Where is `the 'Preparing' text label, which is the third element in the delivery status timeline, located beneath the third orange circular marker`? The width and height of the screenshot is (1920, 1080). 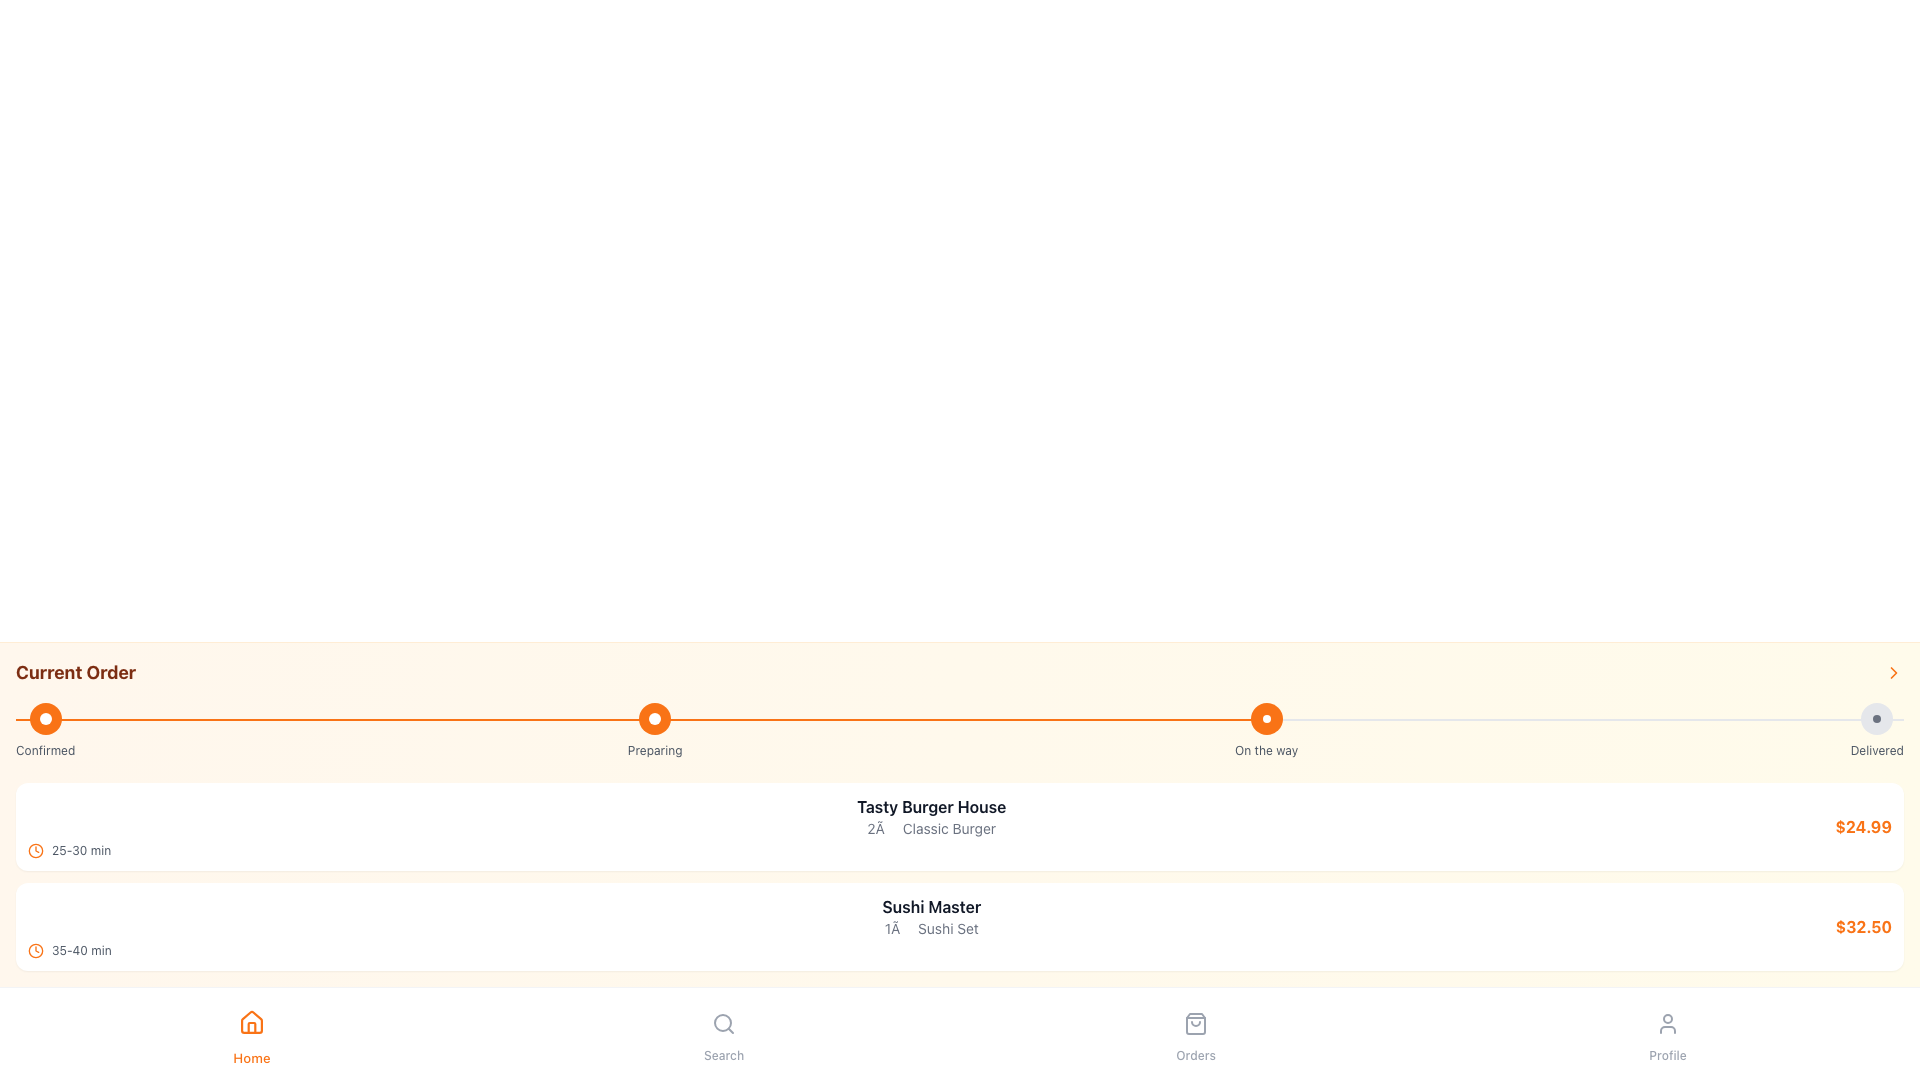 the 'Preparing' text label, which is the third element in the delivery status timeline, located beneath the third orange circular marker is located at coordinates (655, 751).